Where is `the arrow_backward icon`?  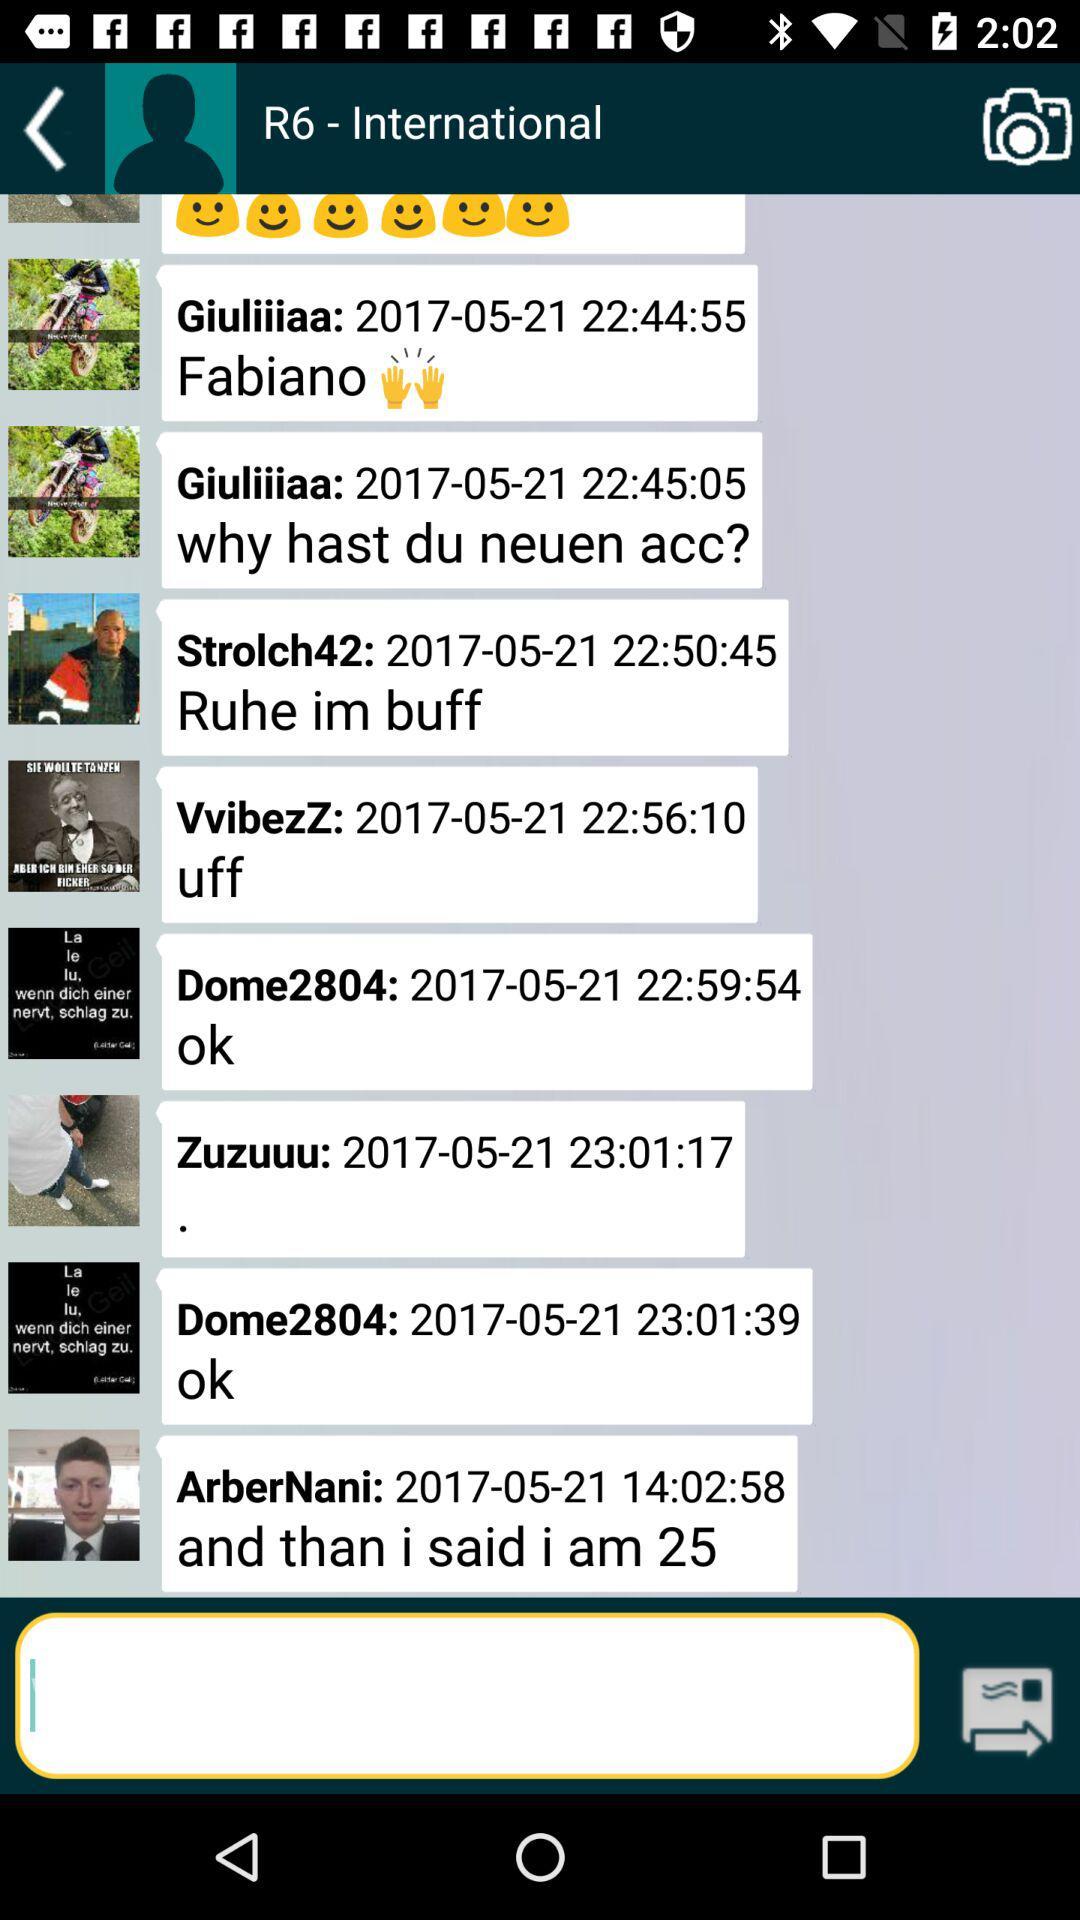
the arrow_backward icon is located at coordinates (51, 128).